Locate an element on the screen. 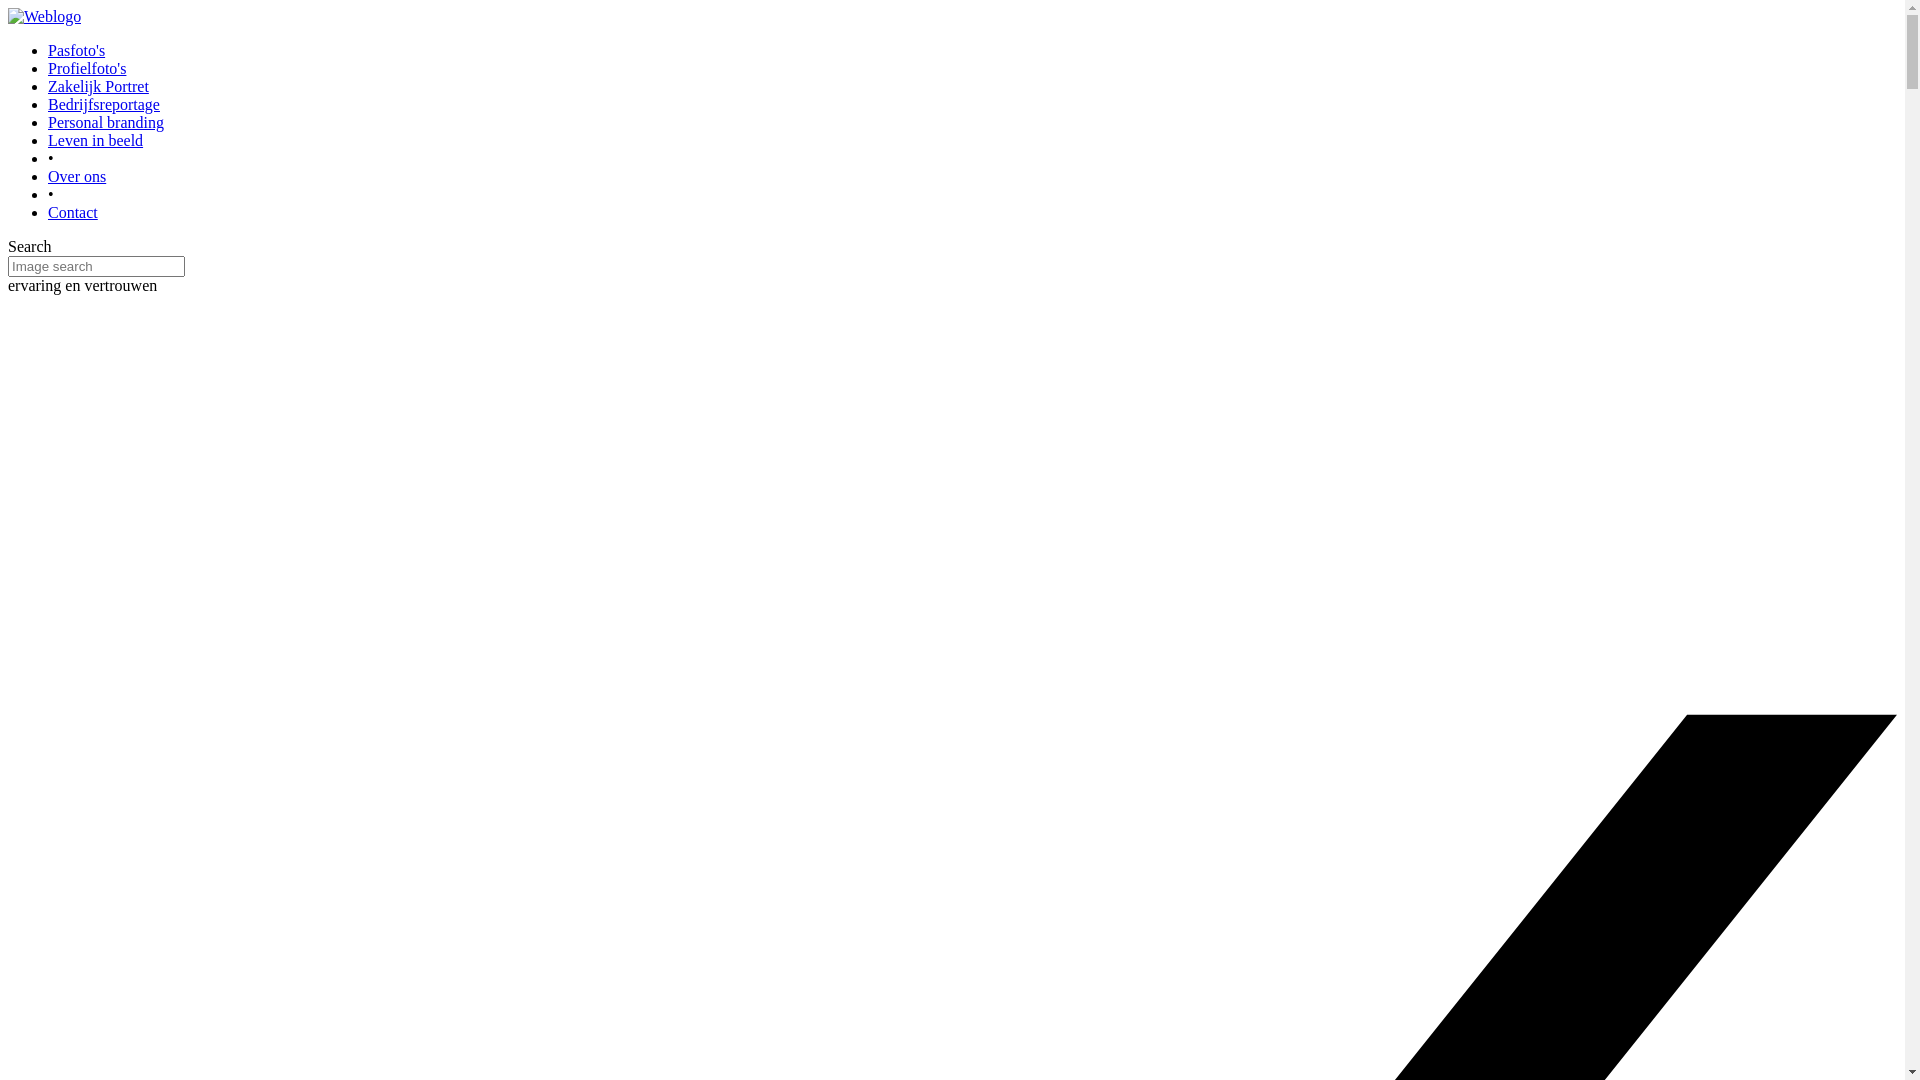 This screenshot has height=1080, width=1920. 'Personal branding' is located at coordinates (104, 122).